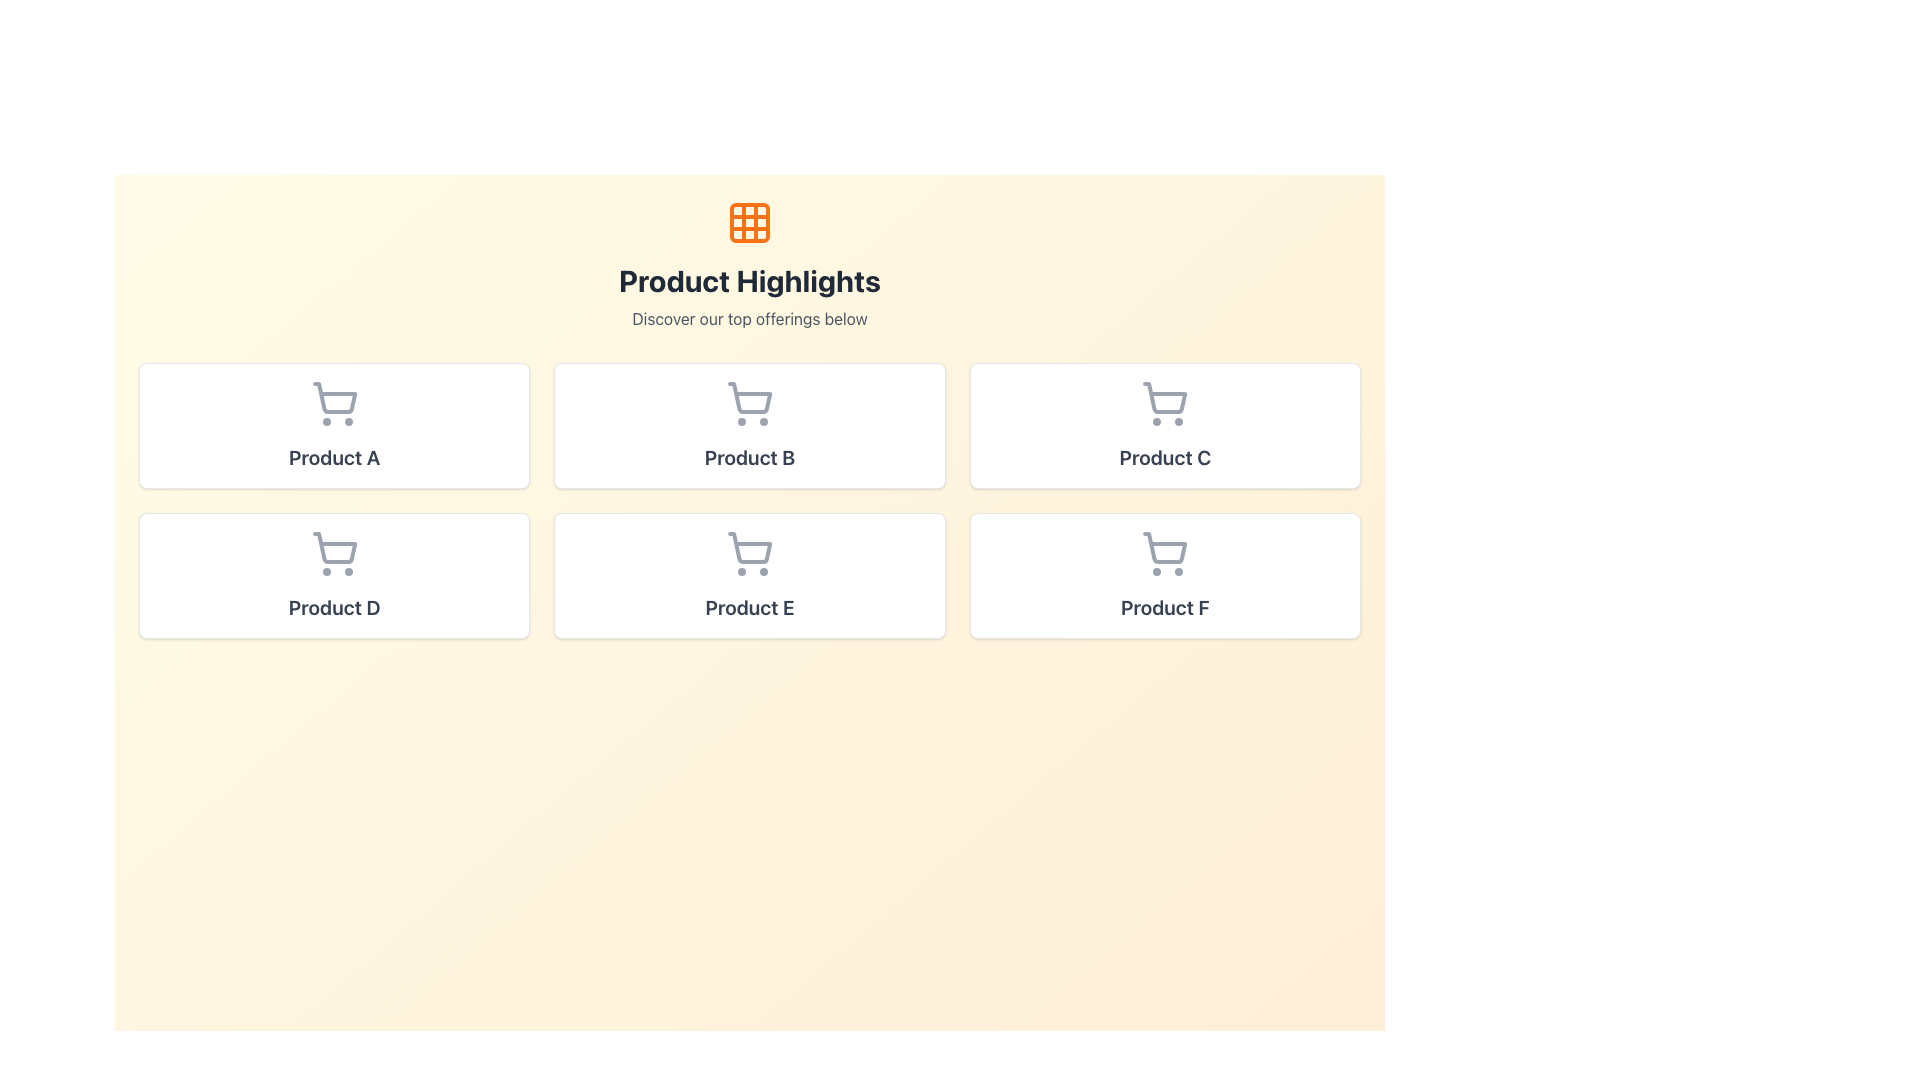  Describe the element at coordinates (749, 398) in the screenshot. I see `the shopping cart icon, which is a gray trapezoidal cart with wheels, located at the upper-center of the 'Product B' card in the grid layout` at that location.